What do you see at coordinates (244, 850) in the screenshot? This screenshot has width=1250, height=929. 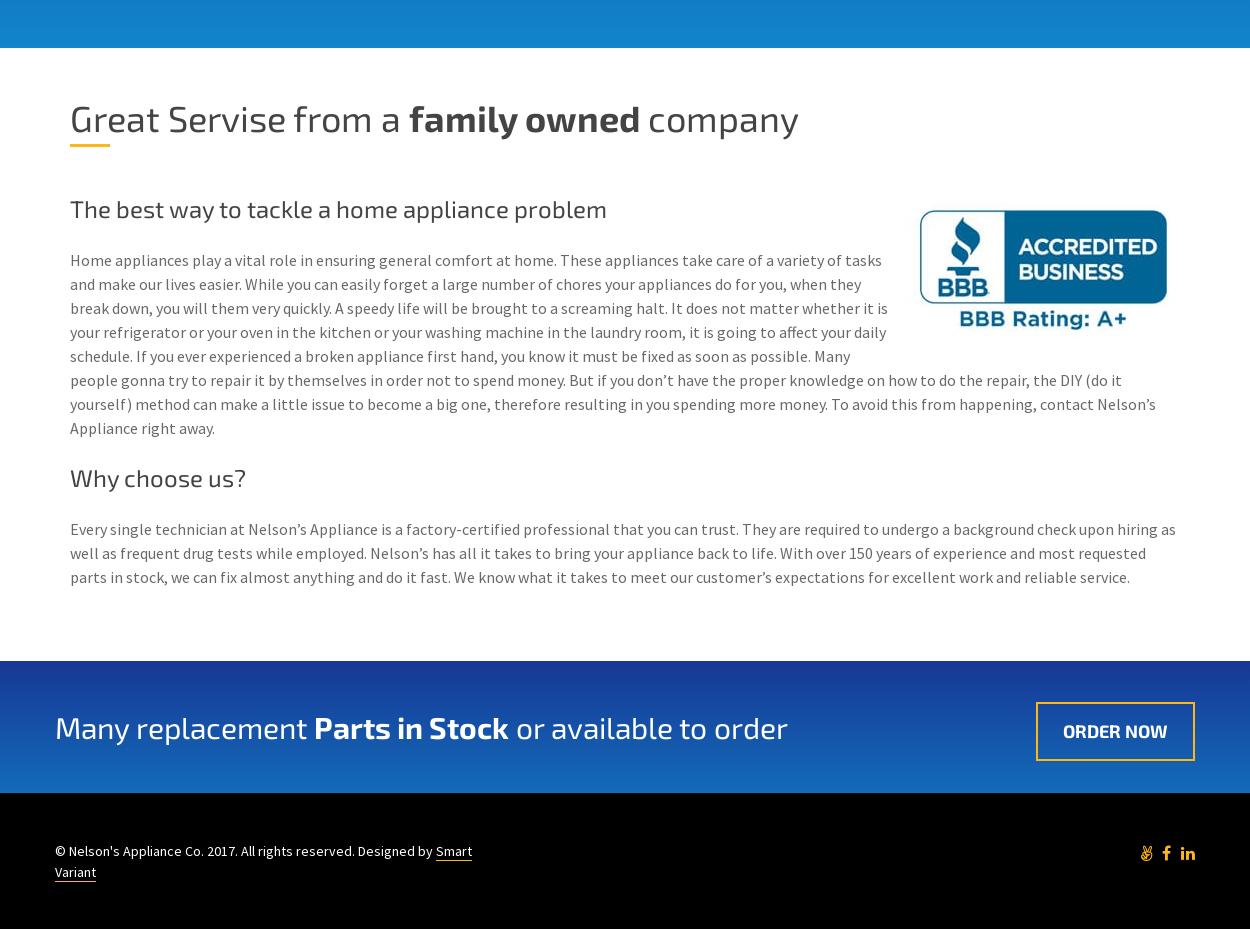 I see `'© Nelson's Appliance Co. 2017. All rights reserved. Designed by'` at bounding box center [244, 850].